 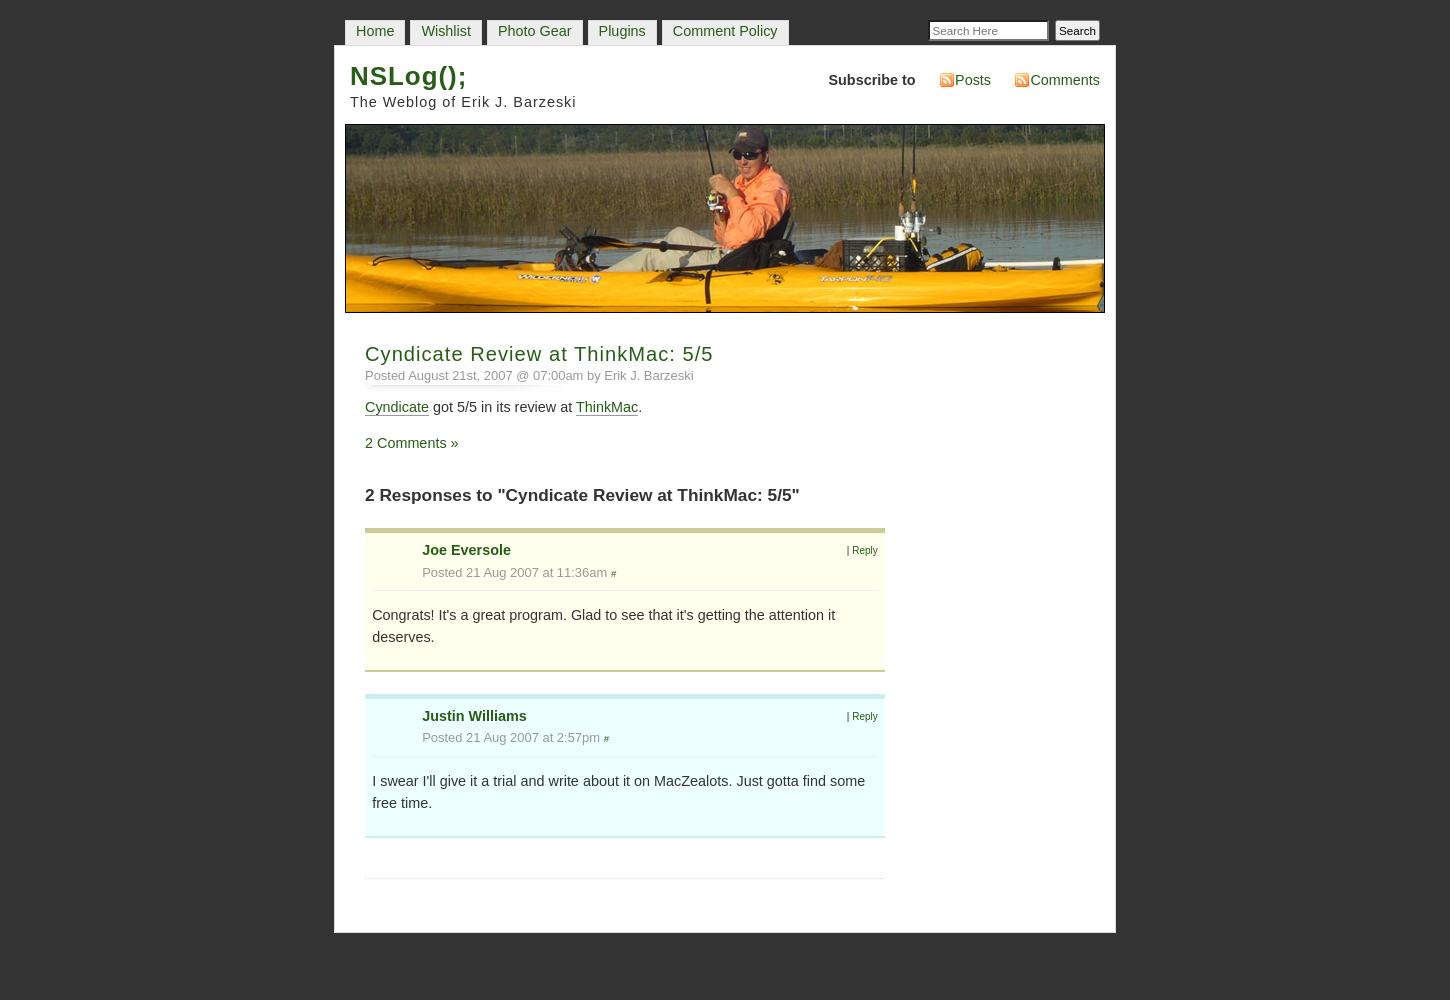 What do you see at coordinates (420, 570) in the screenshot?
I see `'Posted 21 Aug 2007 at 11:36am'` at bounding box center [420, 570].